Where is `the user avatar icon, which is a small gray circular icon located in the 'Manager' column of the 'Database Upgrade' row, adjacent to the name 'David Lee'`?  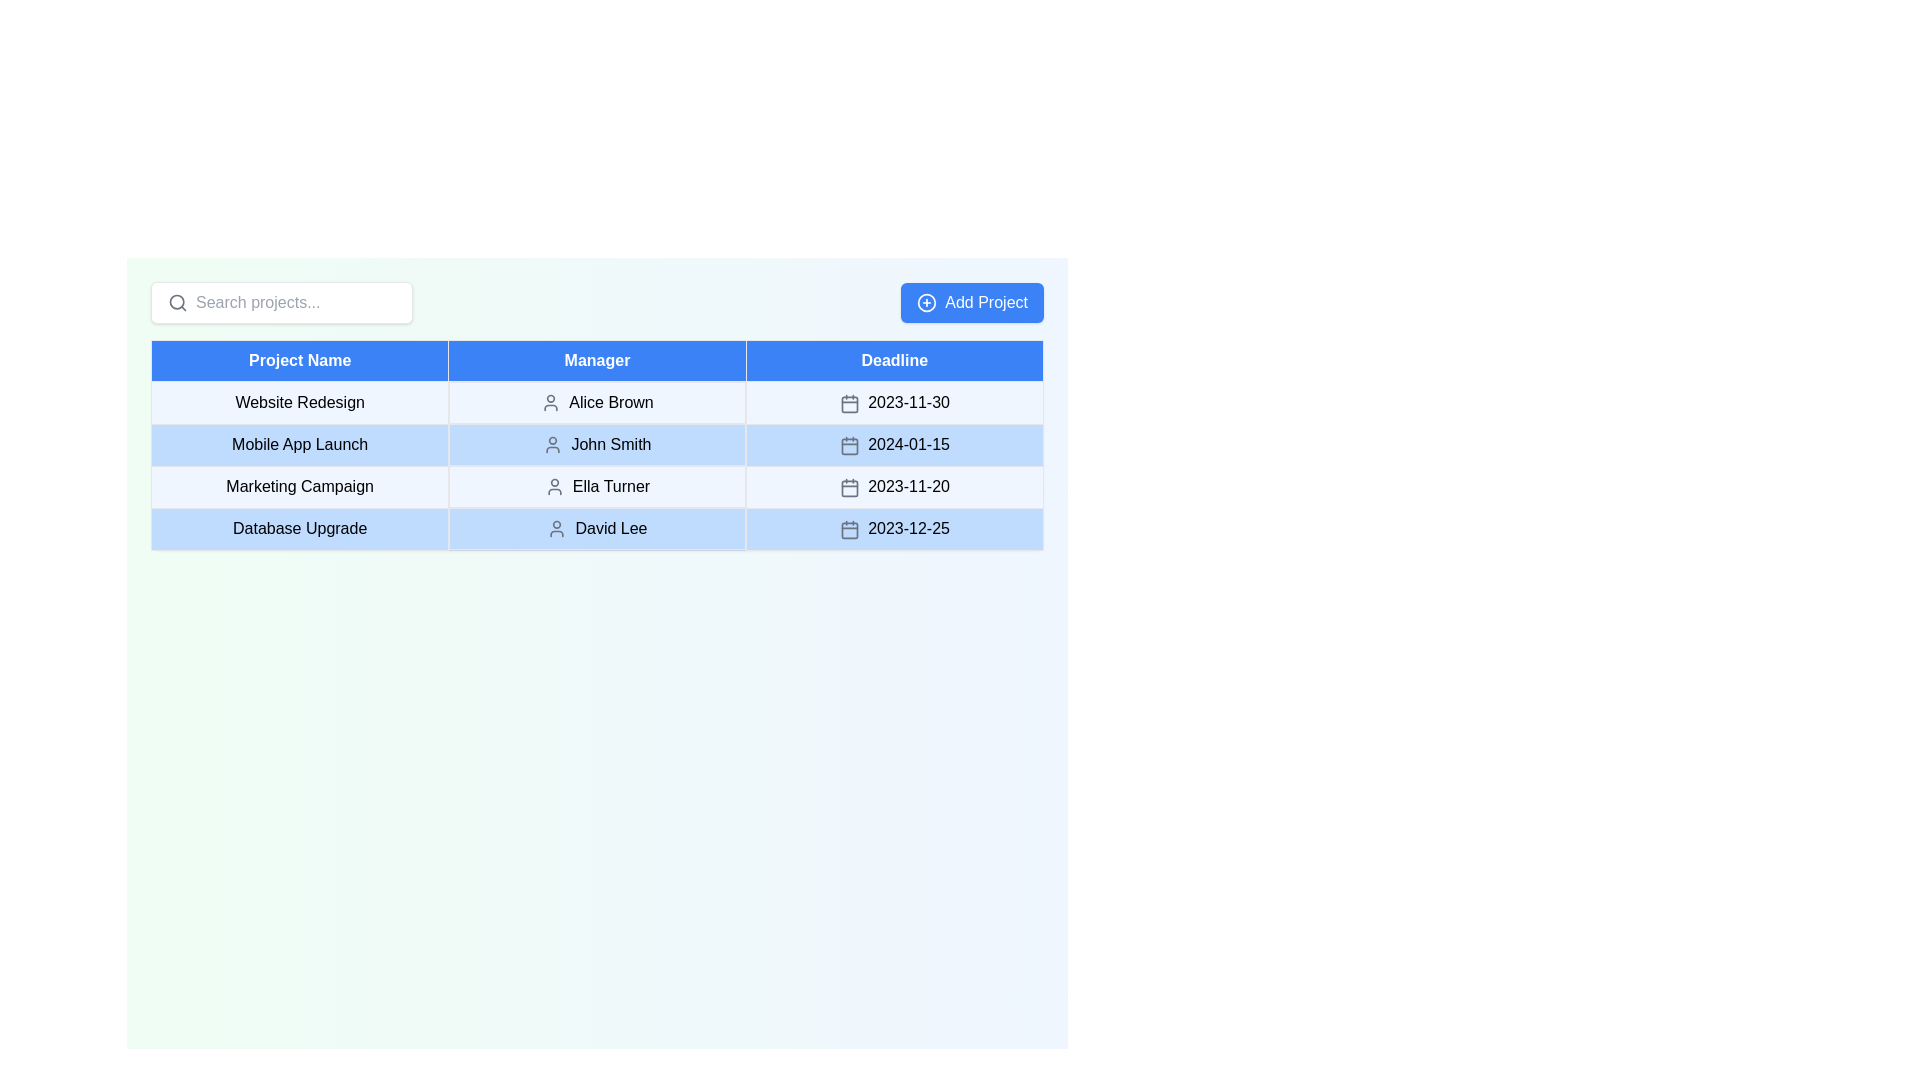
the user avatar icon, which is a small gray circular icon located in the 'Manager' column of the 'Database Upgrade' row, adjacent to the name 'David Lee' is located at coordinates (557, 527).